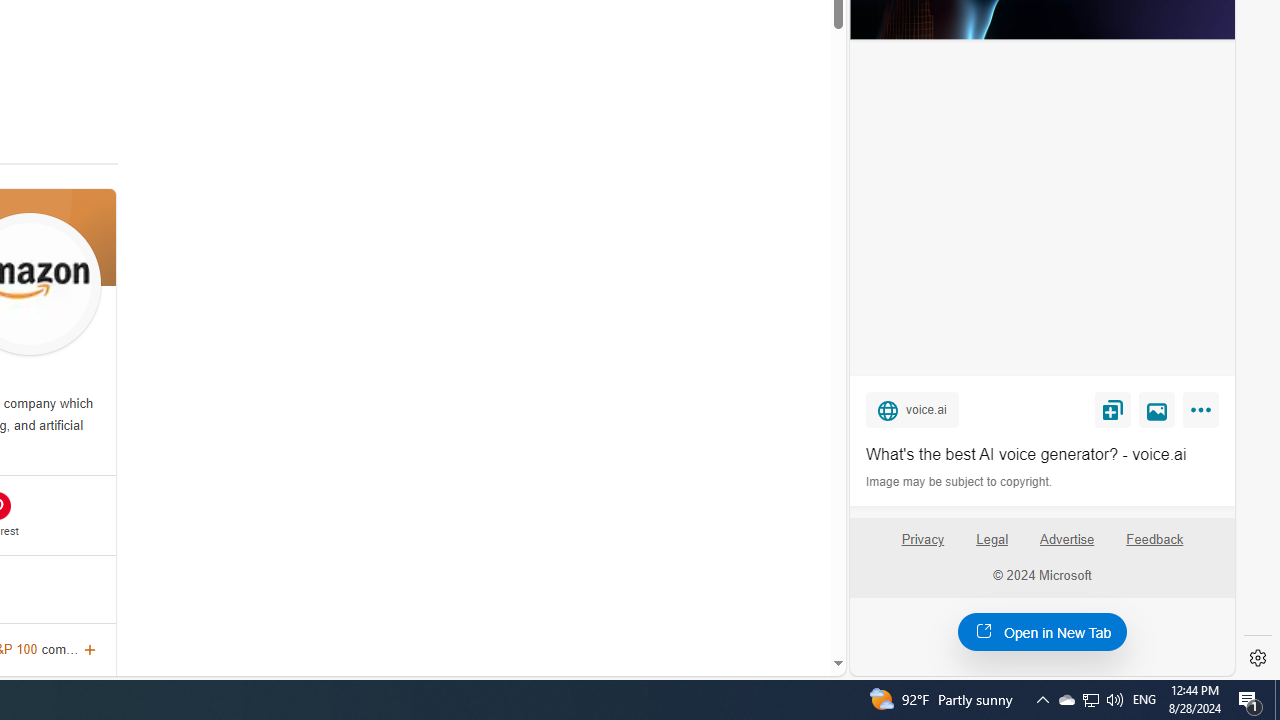  I want to click on 'What', so click(1041, 455).